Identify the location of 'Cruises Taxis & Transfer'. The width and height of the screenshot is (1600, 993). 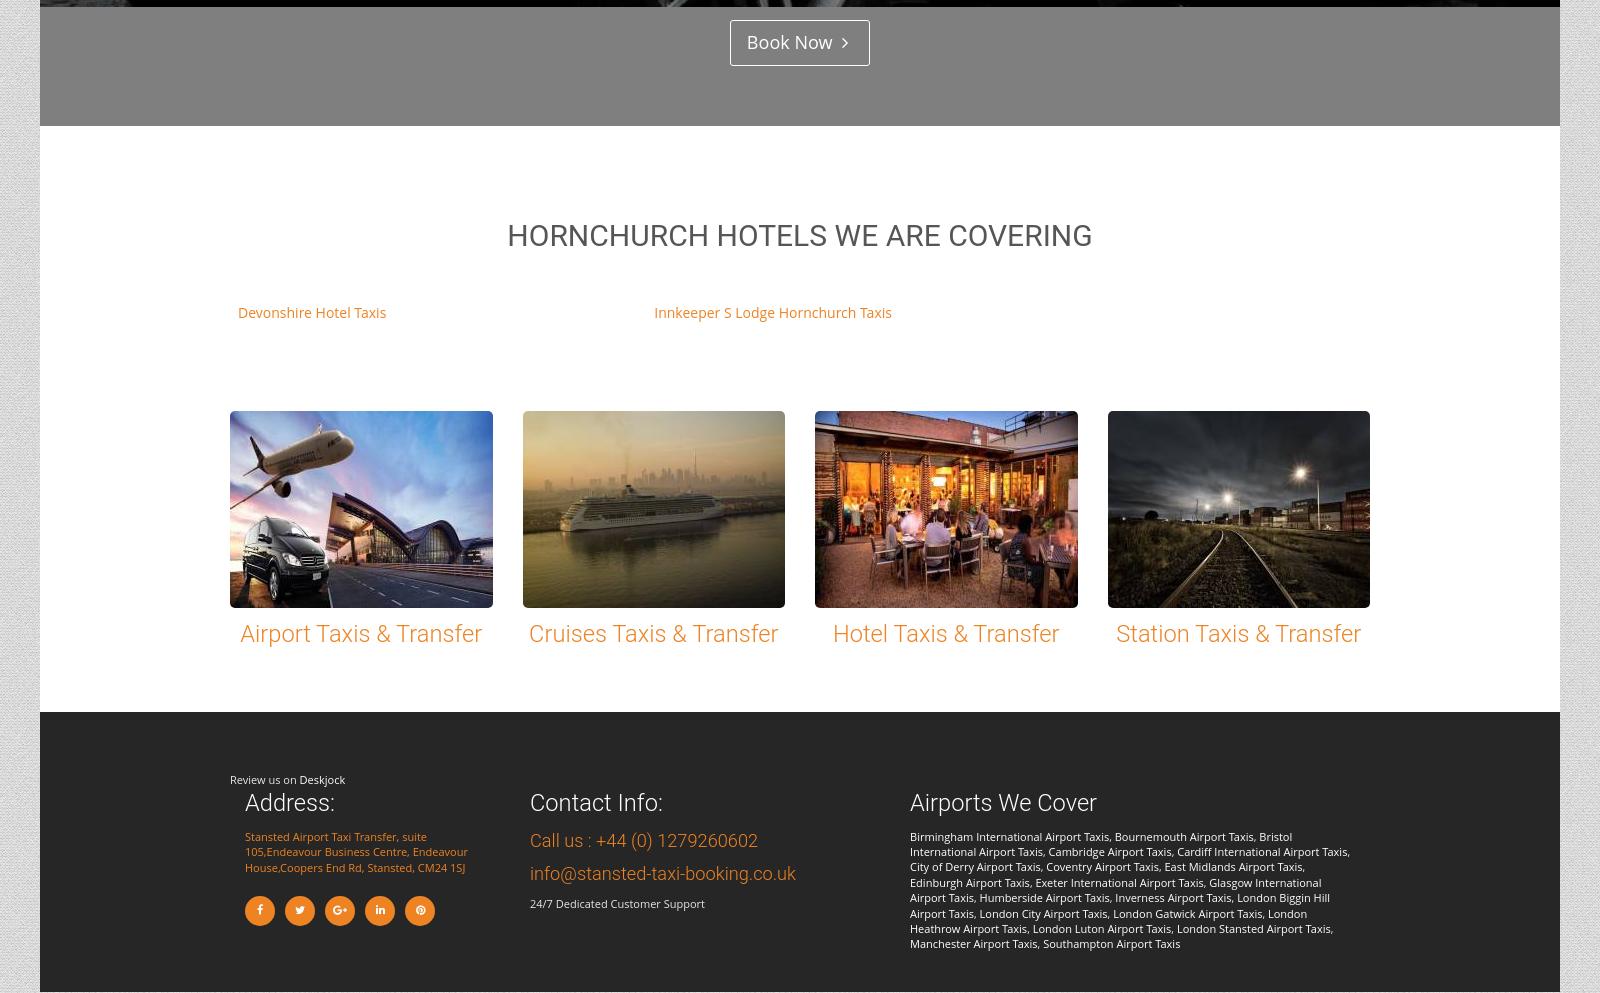
(527, 632).